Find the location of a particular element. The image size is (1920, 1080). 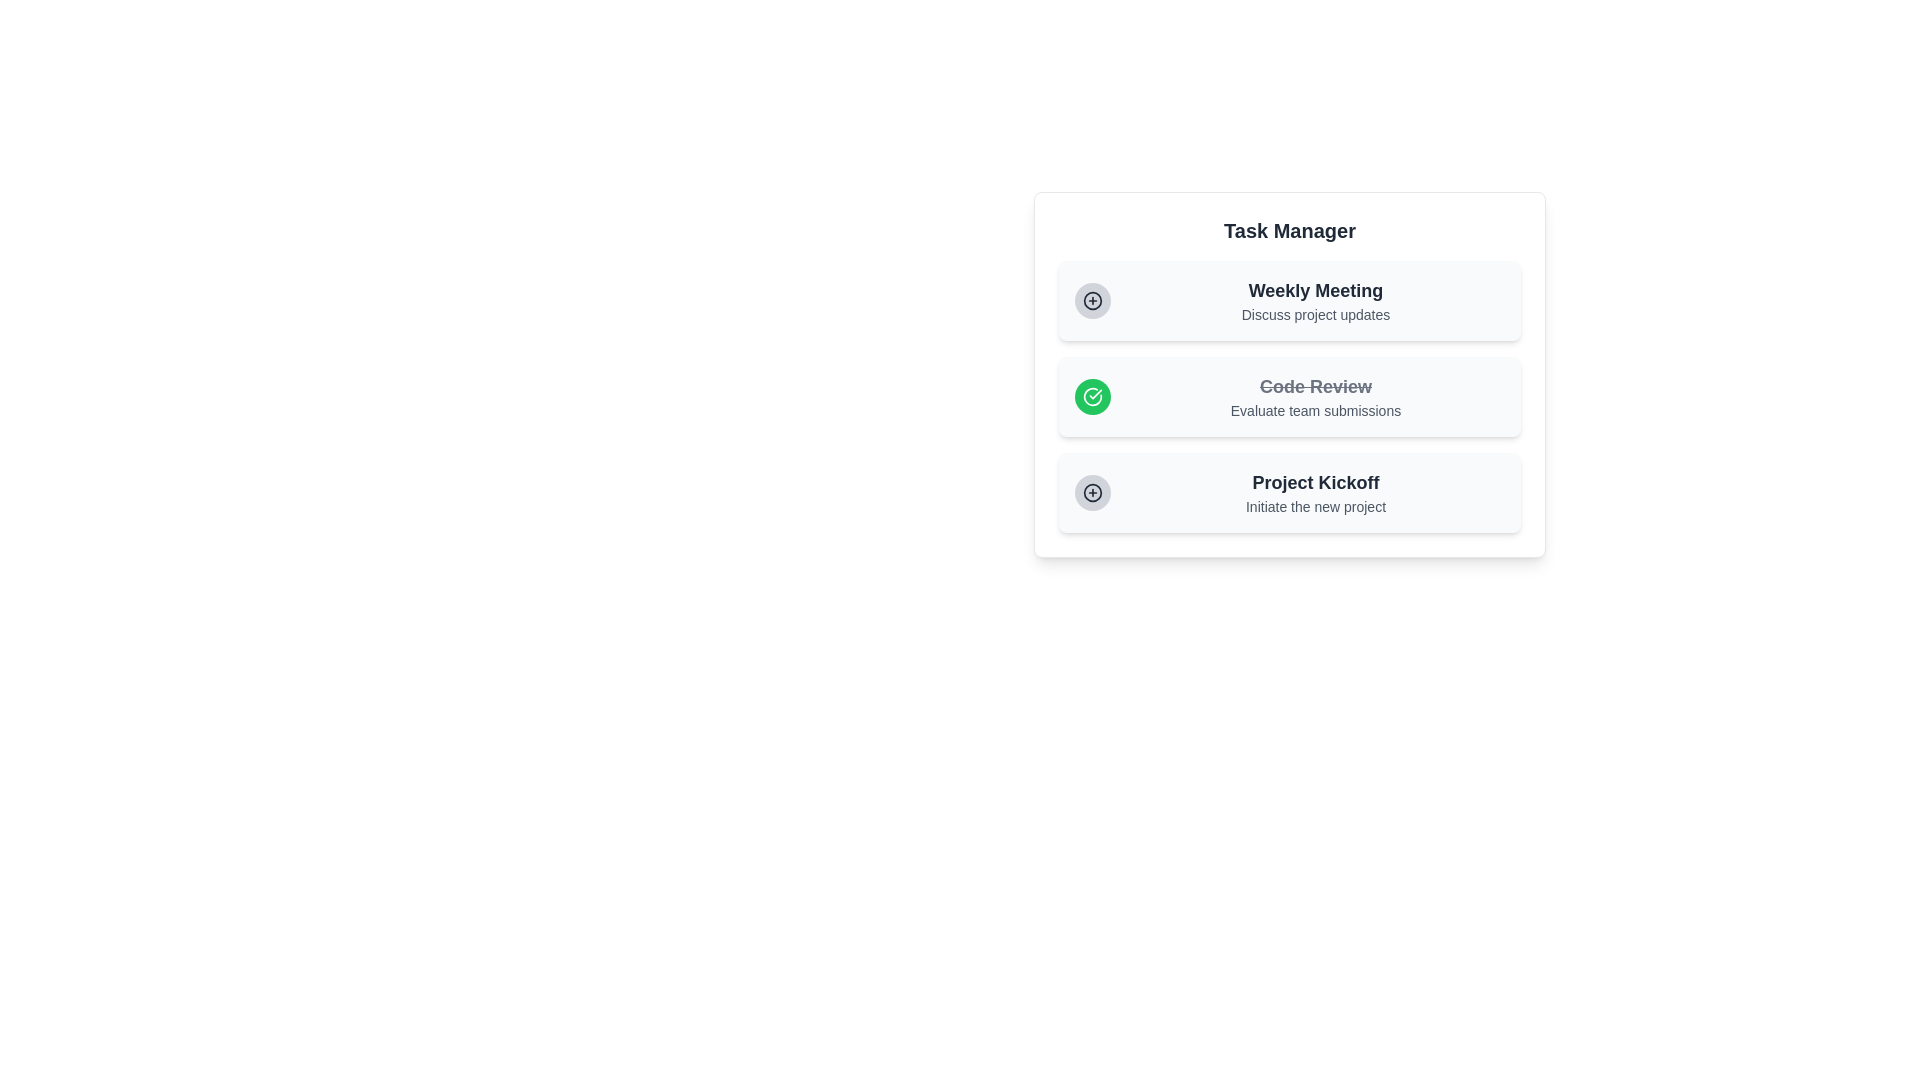

text label that reads 'Evaluate team submissions', positioned centrally below the 'Code Review' text in the second task card of the 'Task Manager' interface is located at coordinates (1315, 410).